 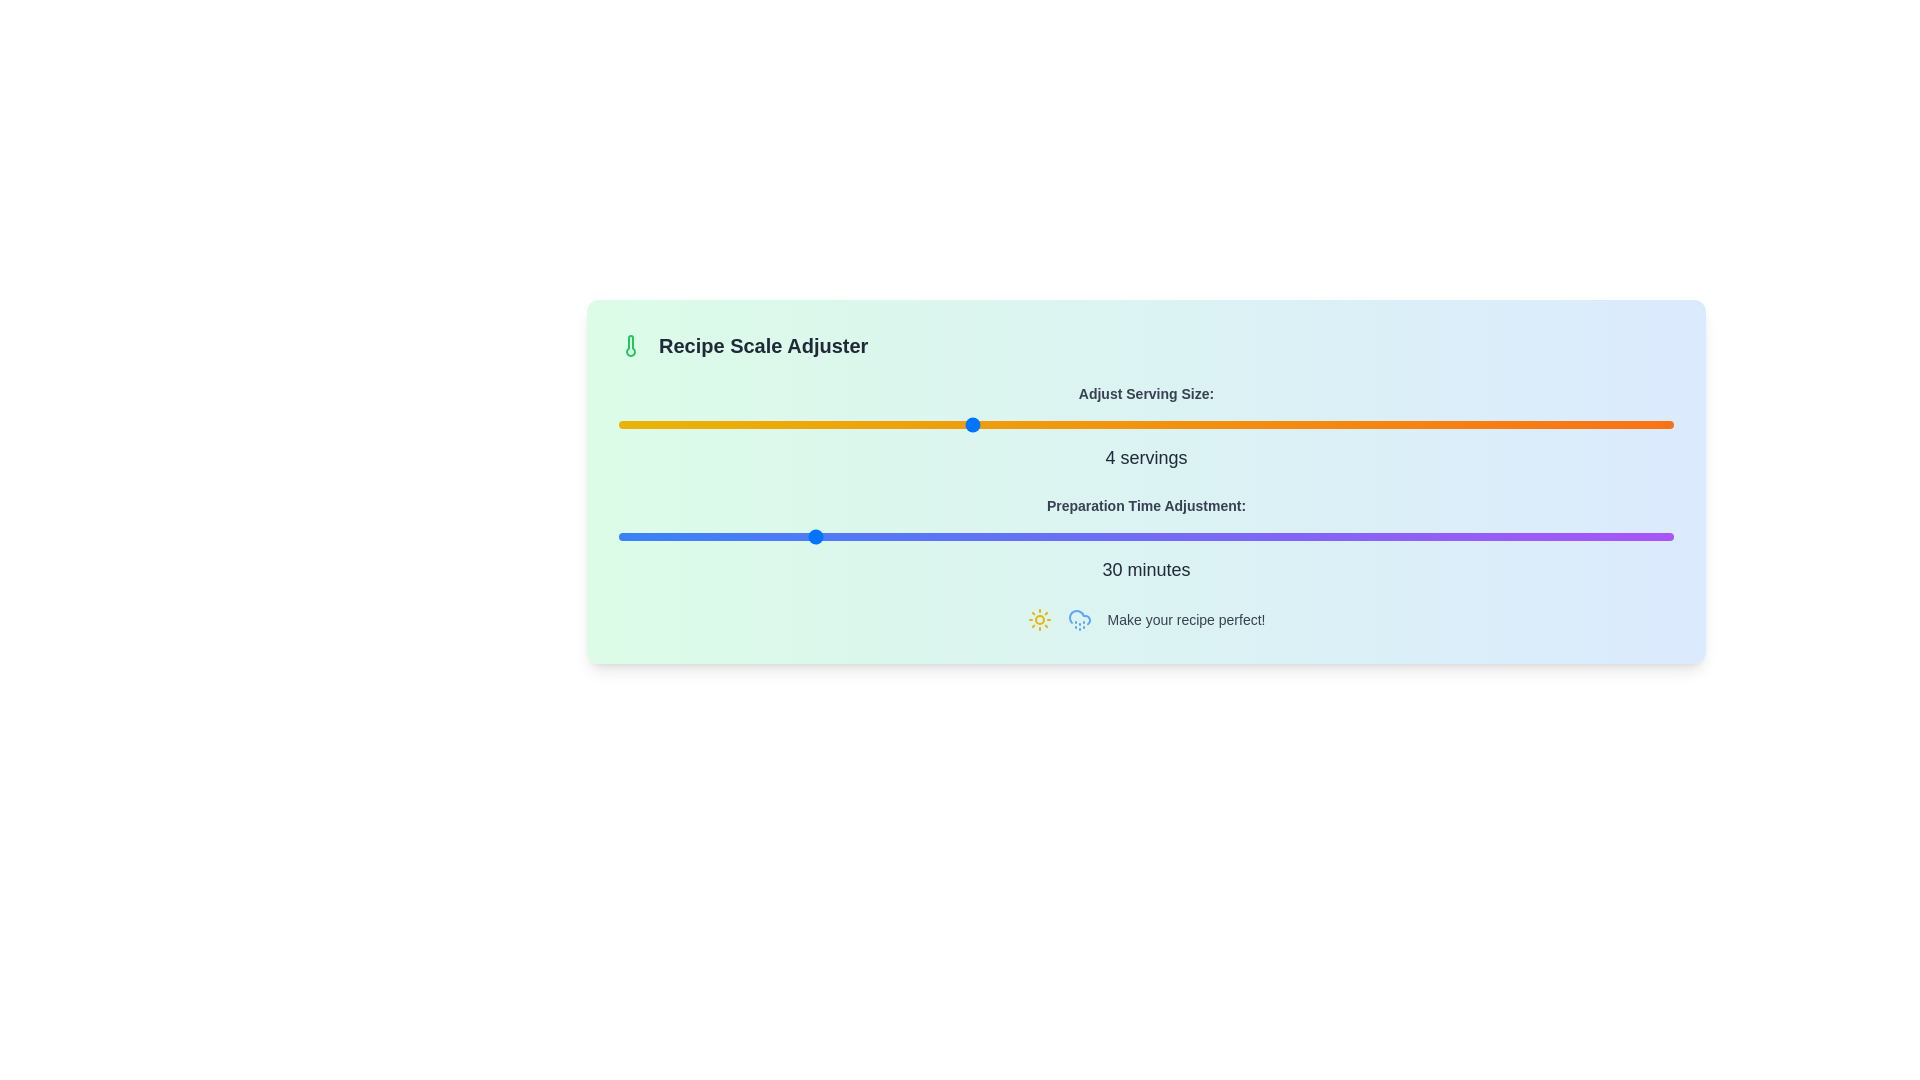 I want to click on the preparation time, so click(x=1338, y=535).